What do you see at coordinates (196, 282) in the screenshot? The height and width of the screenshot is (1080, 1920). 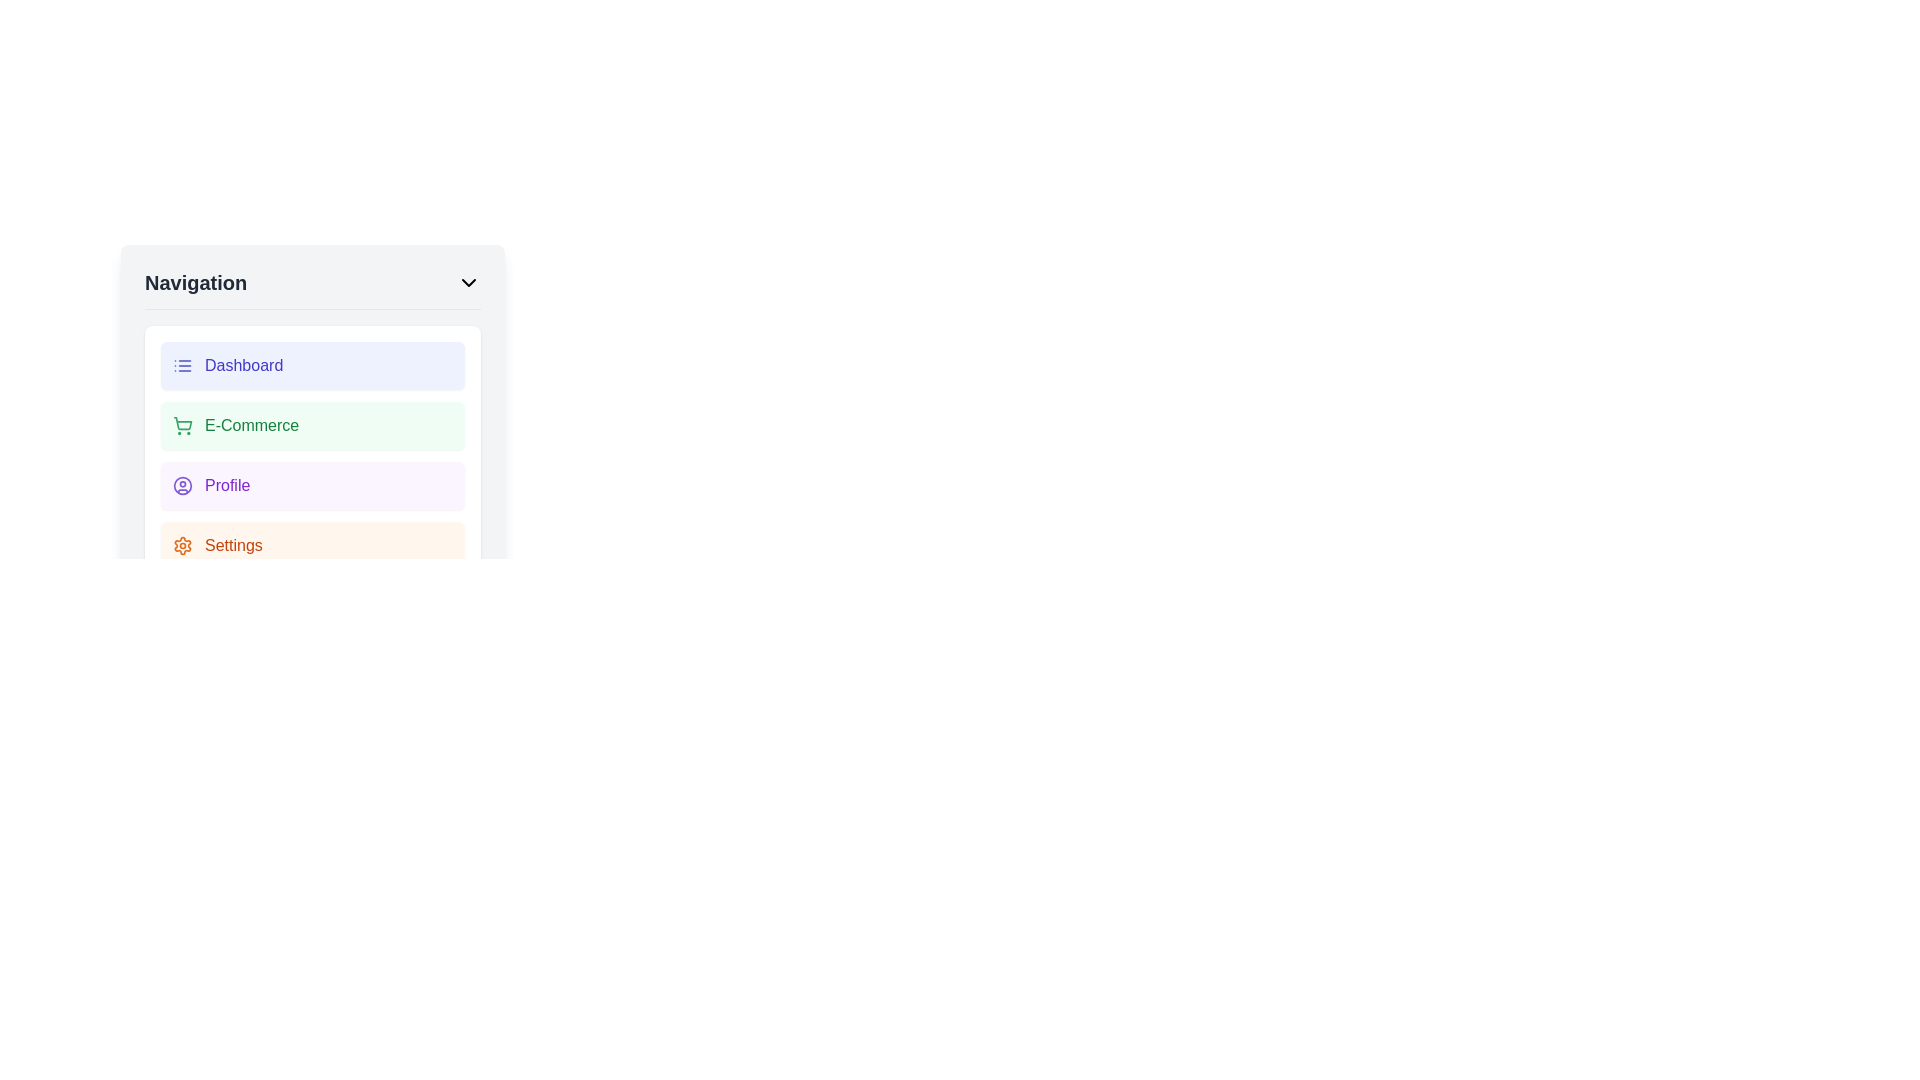 I see `text content of the bold 'Navigation' label located in the header section of the navigation menu` at bounding box center [196, 282].